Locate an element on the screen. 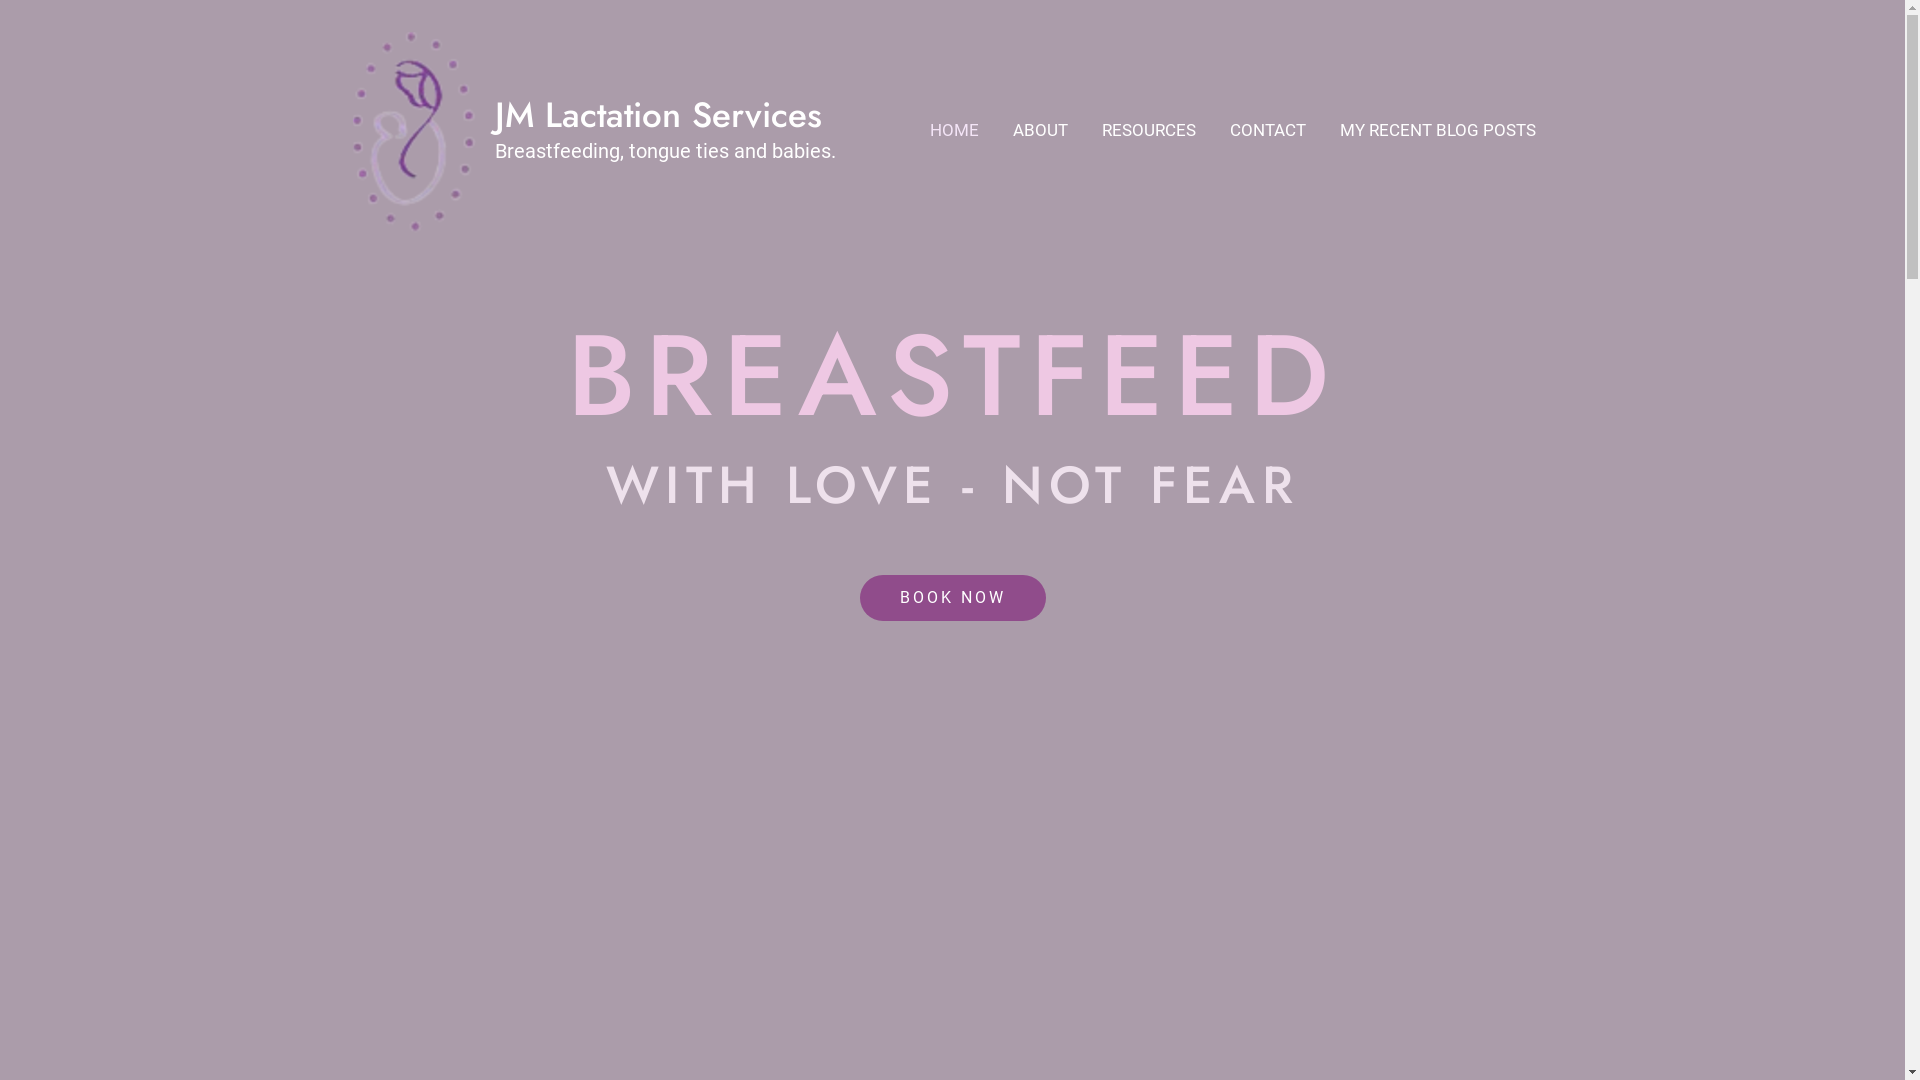 Image resolution: width=1920 pixels, height=1080 pixels. 'HOME' is located at coordinates (952, 130).